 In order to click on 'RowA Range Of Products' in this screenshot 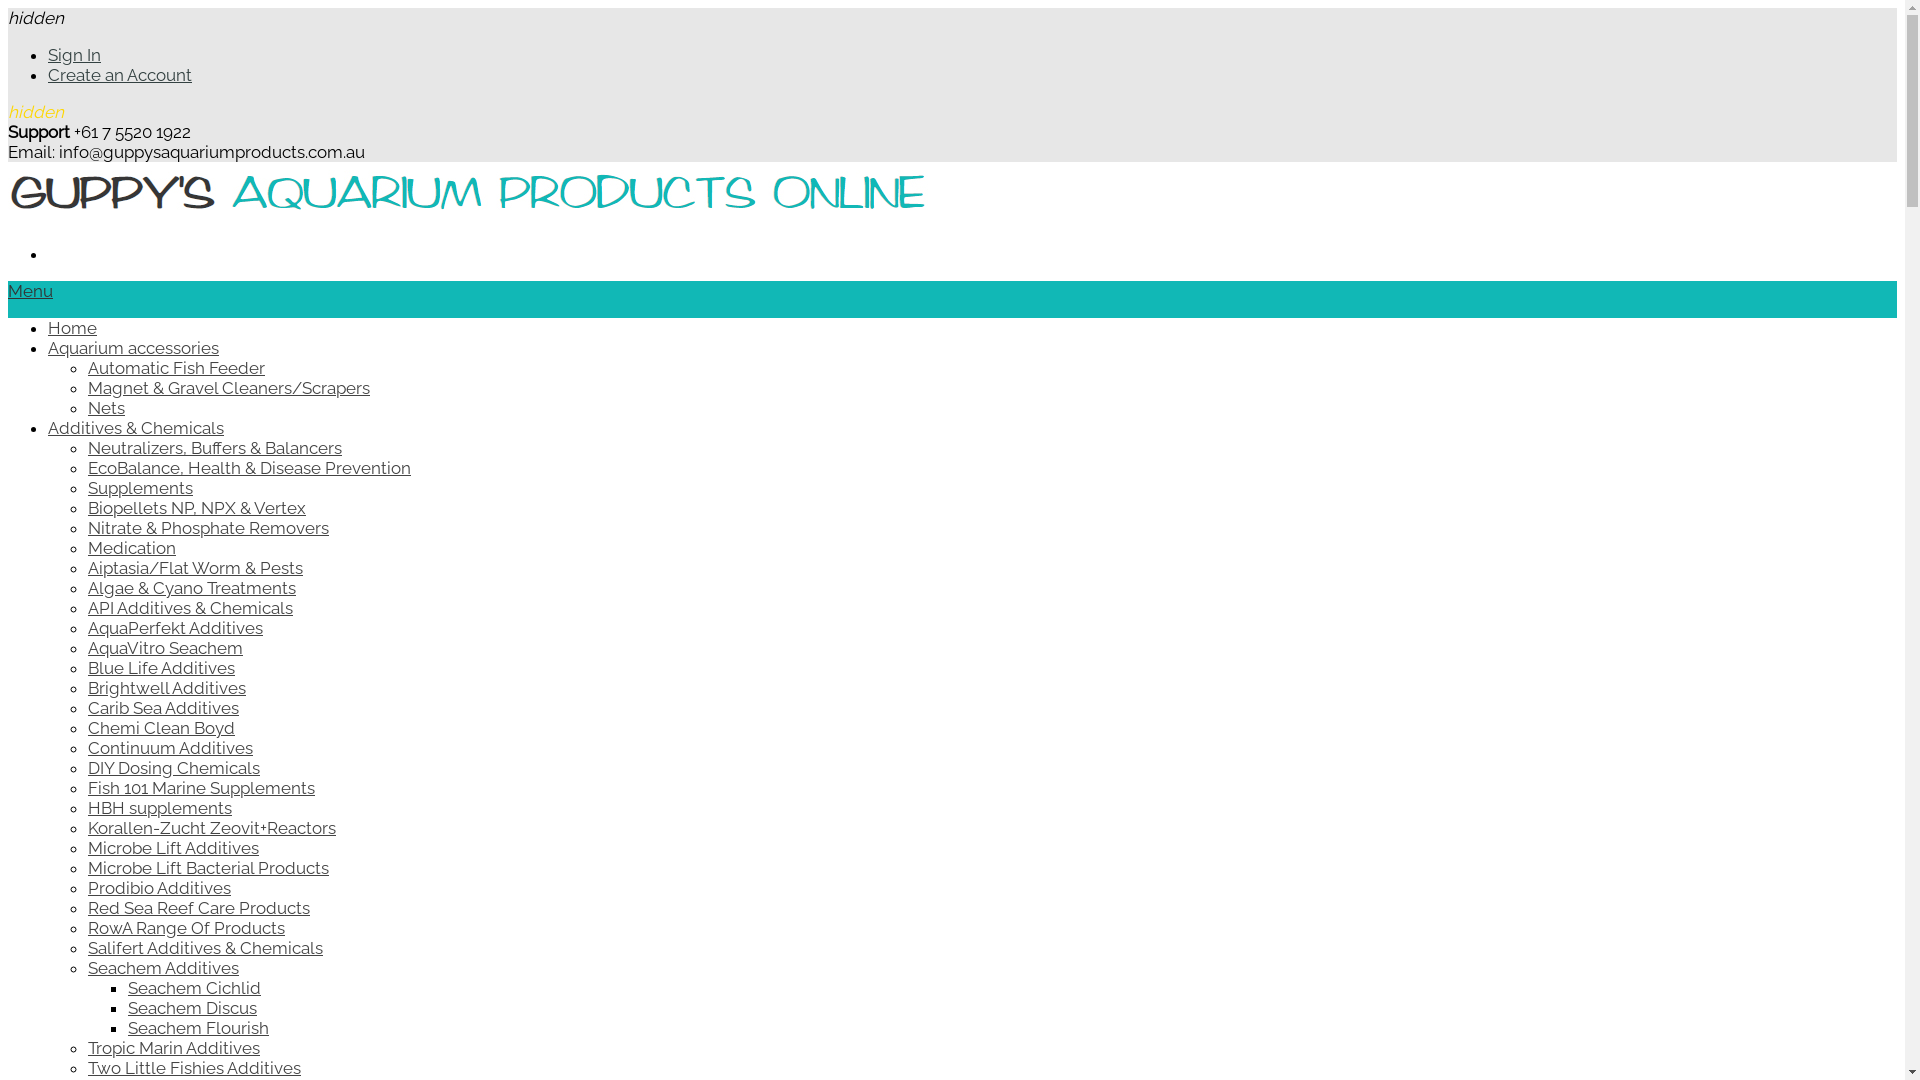, I will do `click(186, 928)`.